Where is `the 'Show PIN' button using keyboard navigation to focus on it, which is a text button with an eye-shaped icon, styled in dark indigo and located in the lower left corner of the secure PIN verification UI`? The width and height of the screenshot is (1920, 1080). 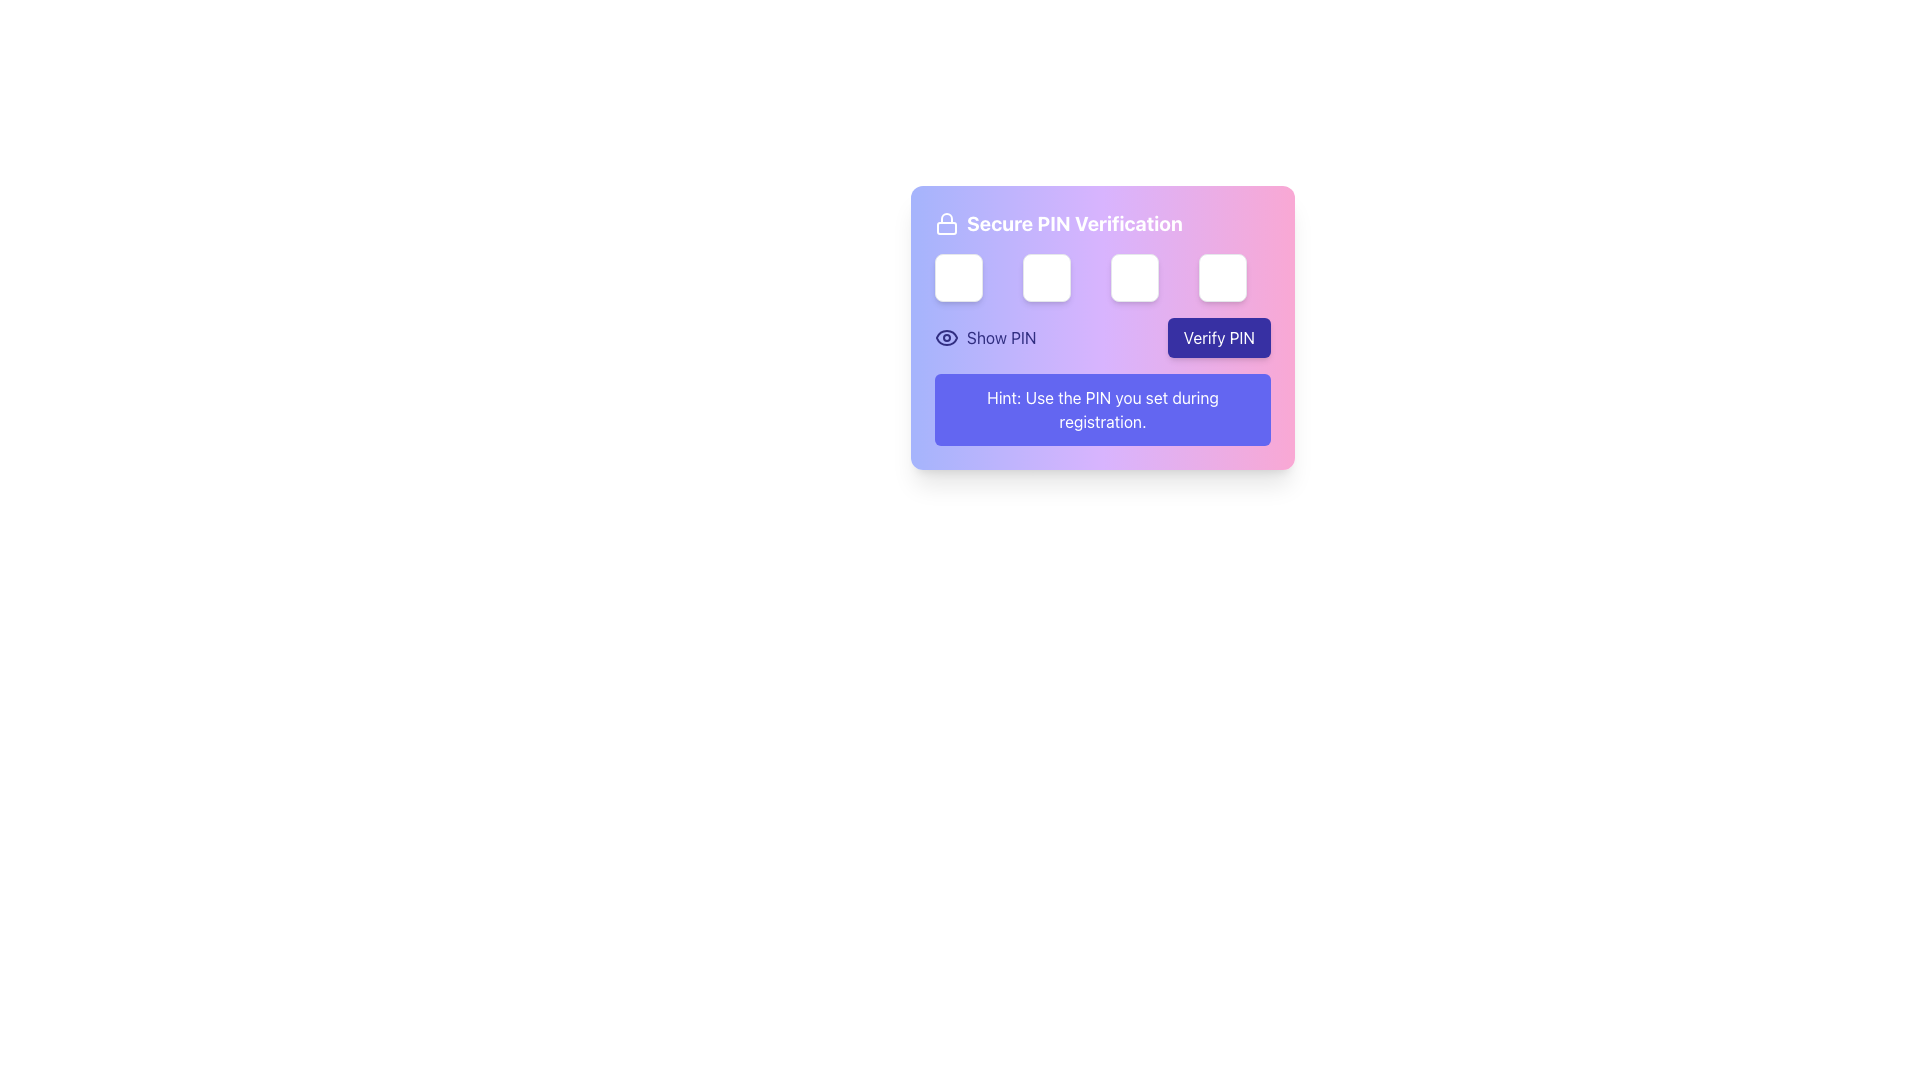
the 'Show PIN' button using keyboard navigation to focus on it, which is a text button with an eye-shaped icon, styled in dark indigo and located in the lower left corner of the secure PIN verification UI is located at coordinates (985, 337).